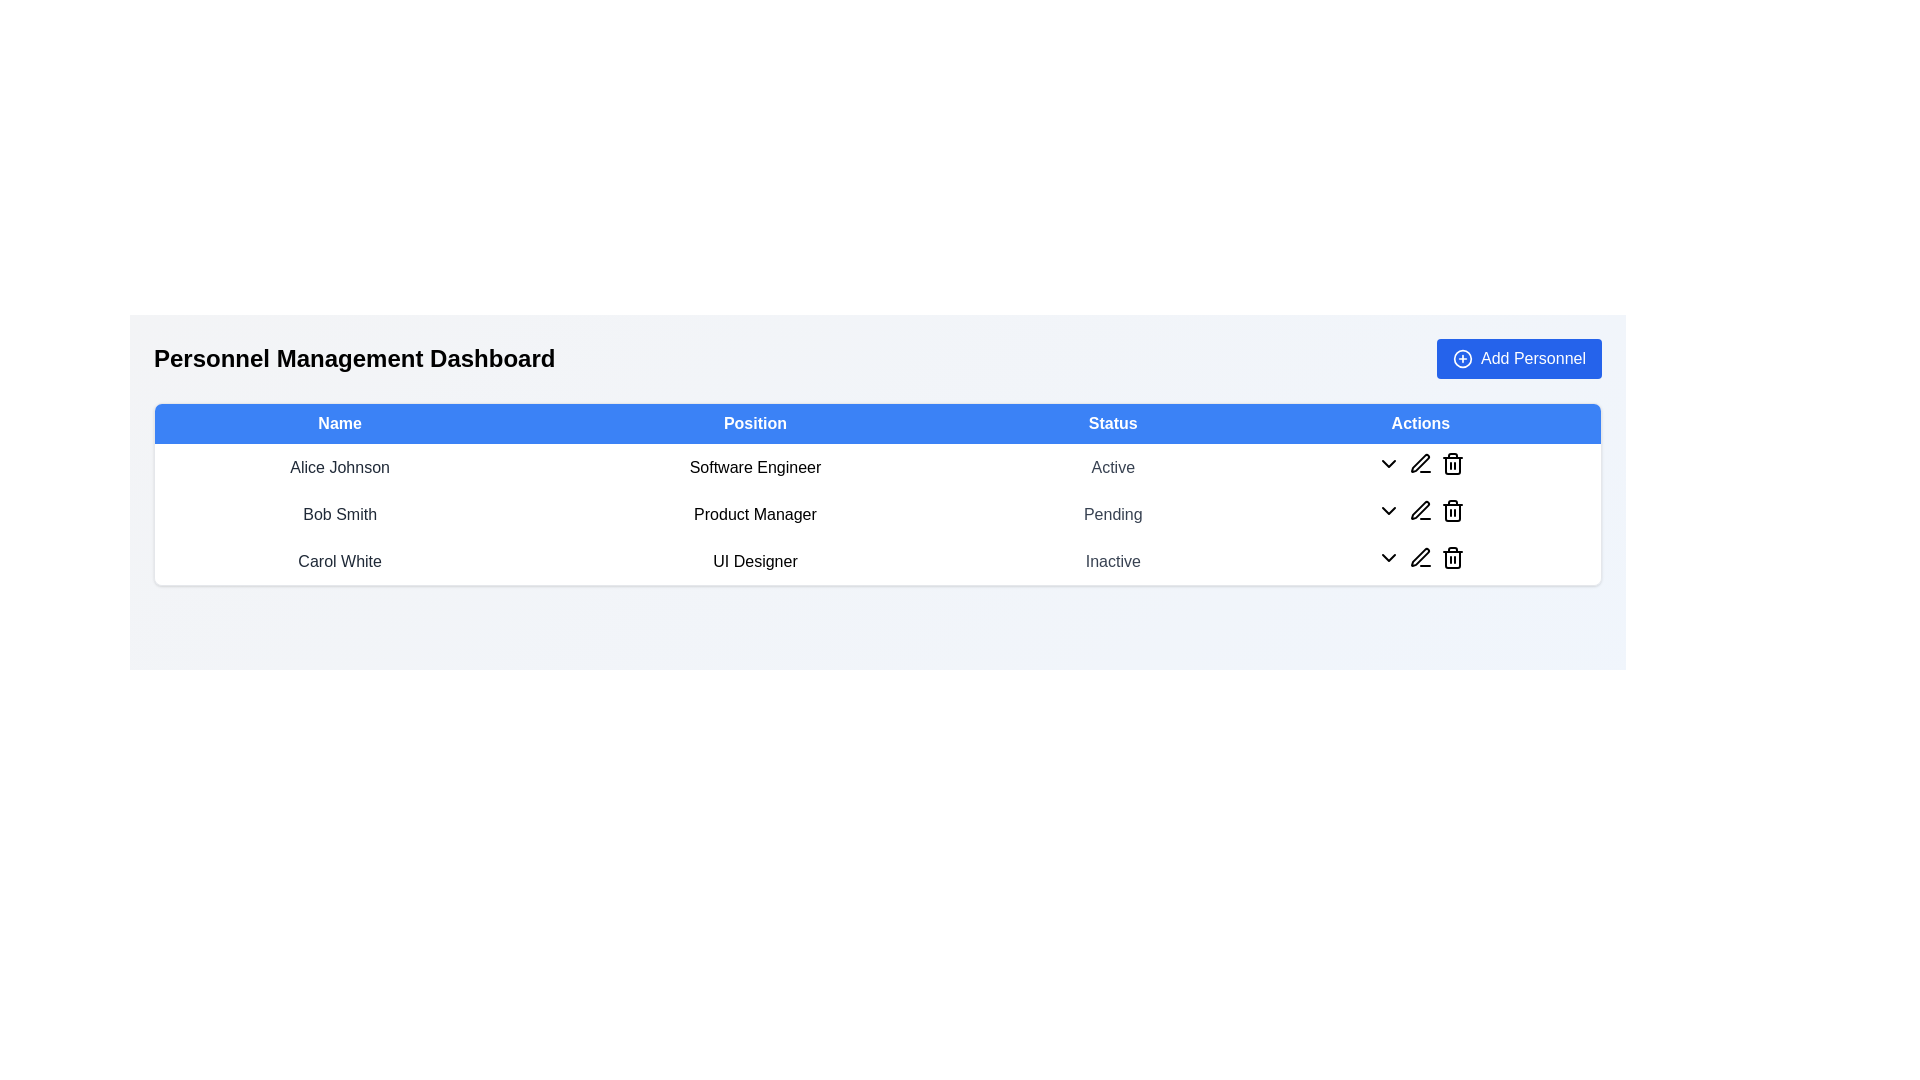 The width and height of the screenshot is (1920, 1080). Describe the element at coordinates (1419, 462) in the screenshot. I see `the pen icon in the rightmost column under the 'Actions' header in the row for 'Bob Smith' to initiate the edit action` at that location.